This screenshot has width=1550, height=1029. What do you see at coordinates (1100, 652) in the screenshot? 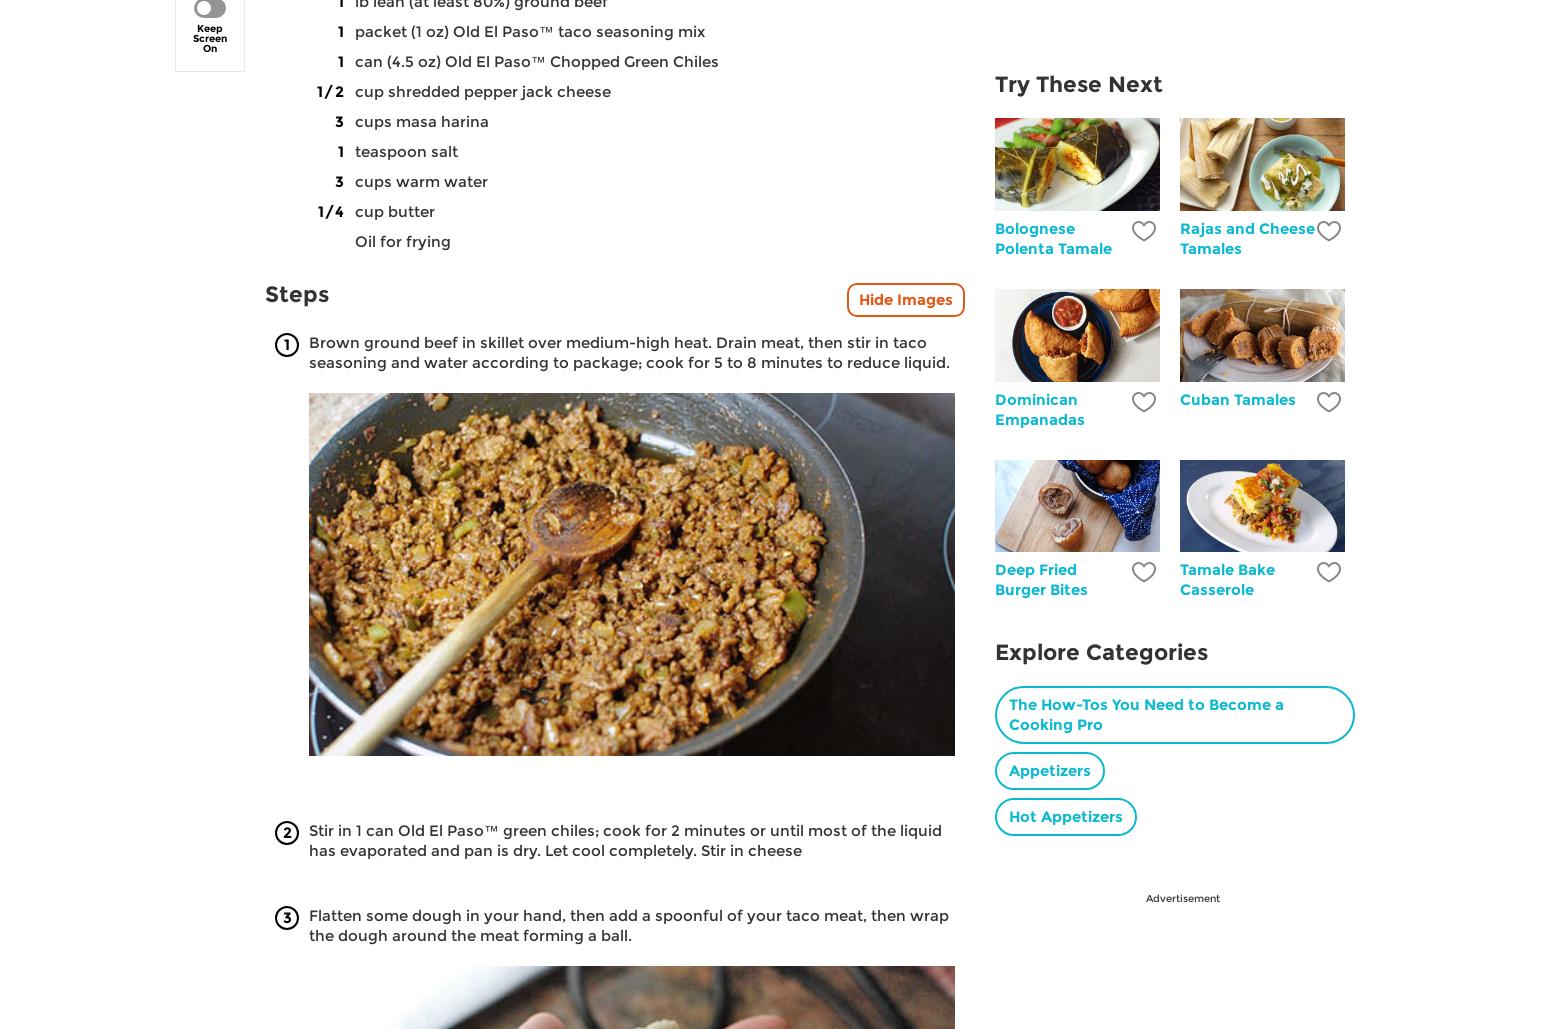
I see `'Explore Categories'` at bounding box center [1100, 652].